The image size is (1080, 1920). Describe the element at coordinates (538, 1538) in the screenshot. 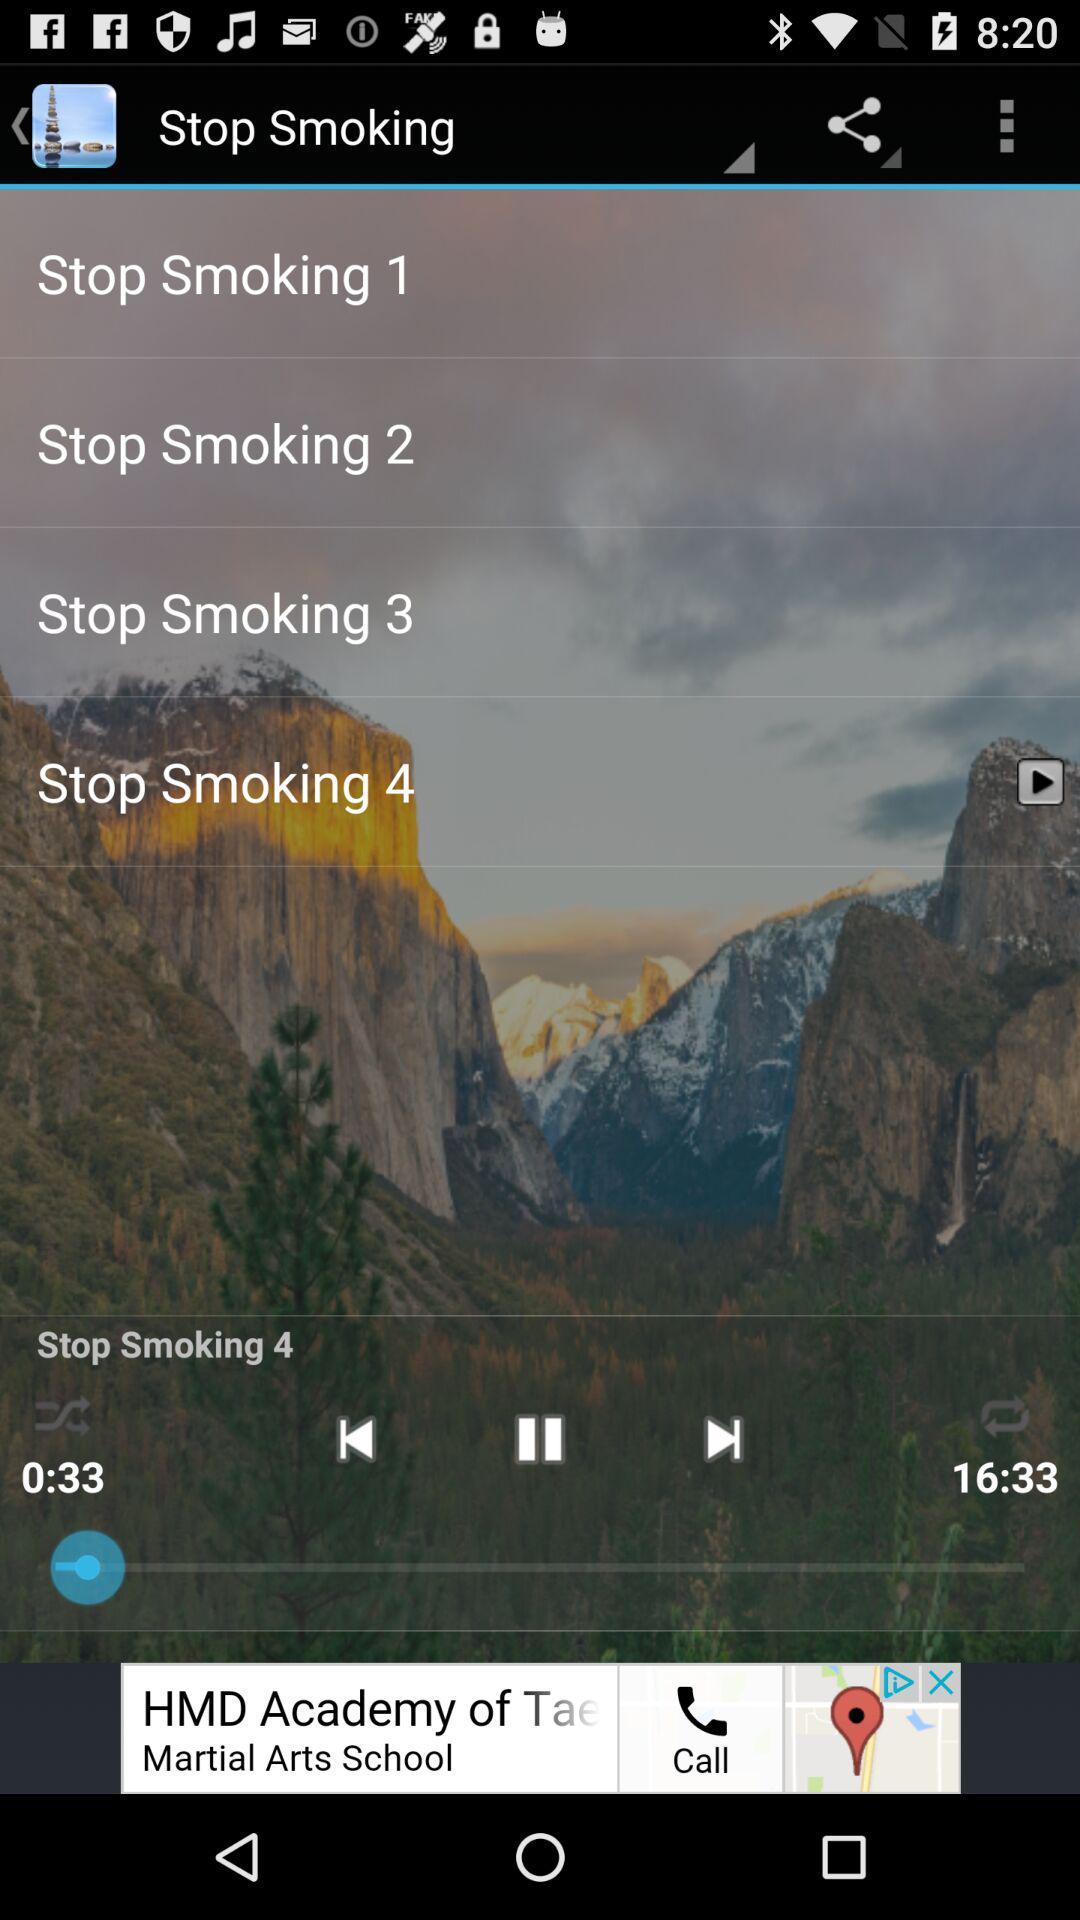

I see `the pause icon` at that location.